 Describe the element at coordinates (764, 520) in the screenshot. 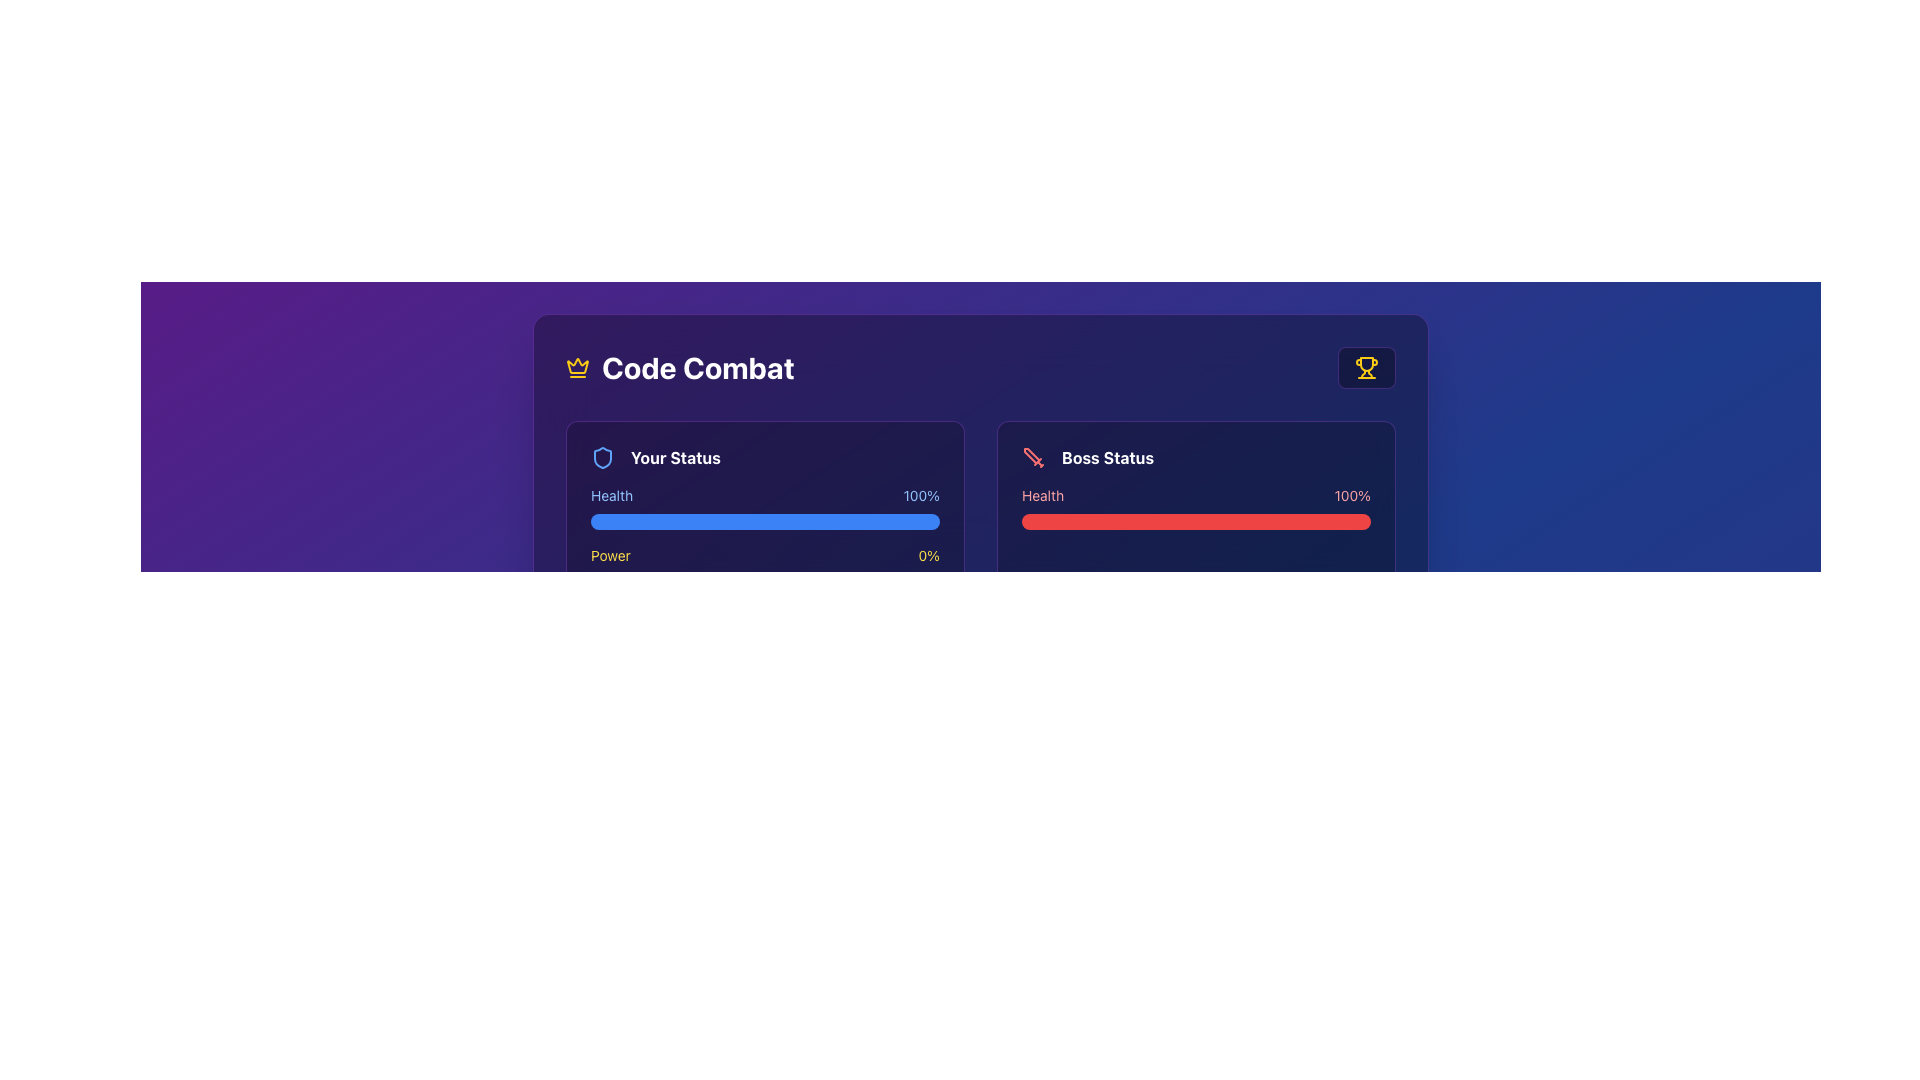

I see `the horizontally centered progress bar located within the 'Your Status' card, beneath the 'Health' label and above the 'Power' label` at that location.